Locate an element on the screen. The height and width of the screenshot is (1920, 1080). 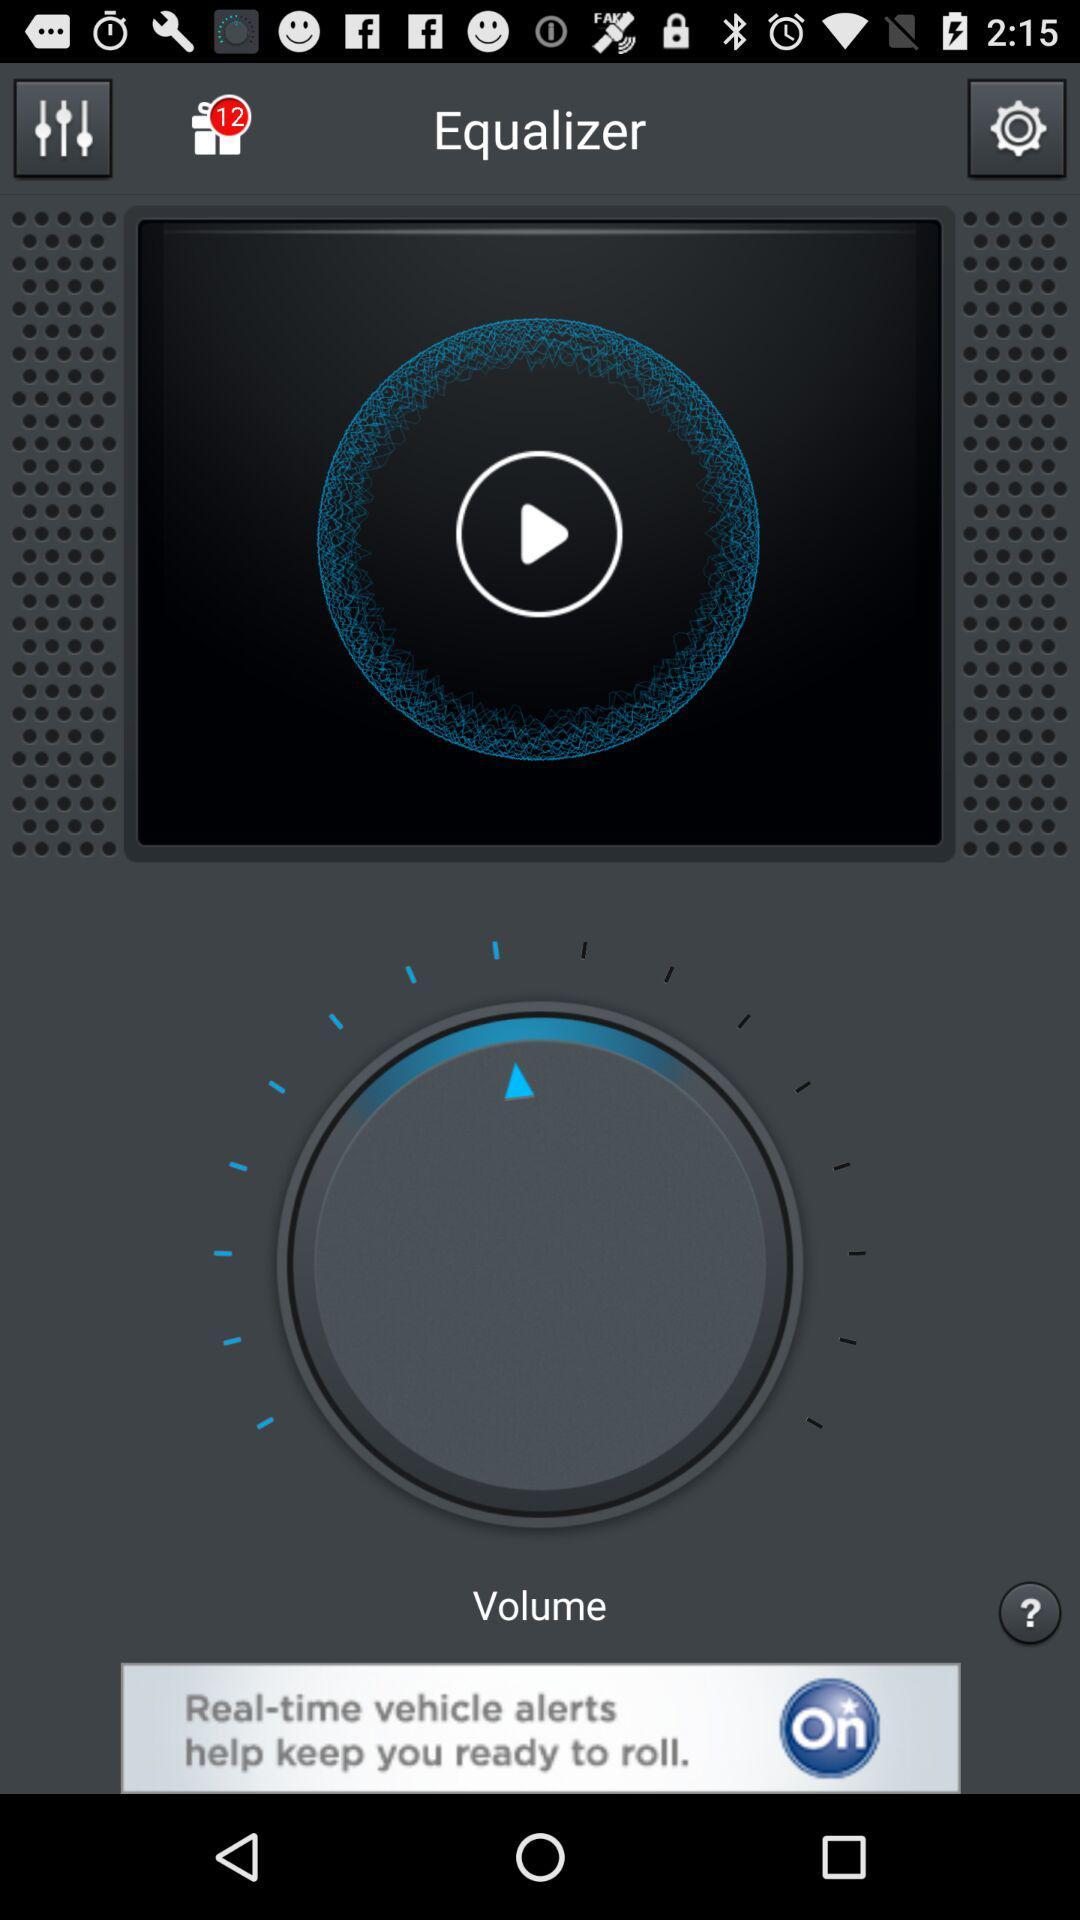
open equalizer option is located at coordinates (61, 127).